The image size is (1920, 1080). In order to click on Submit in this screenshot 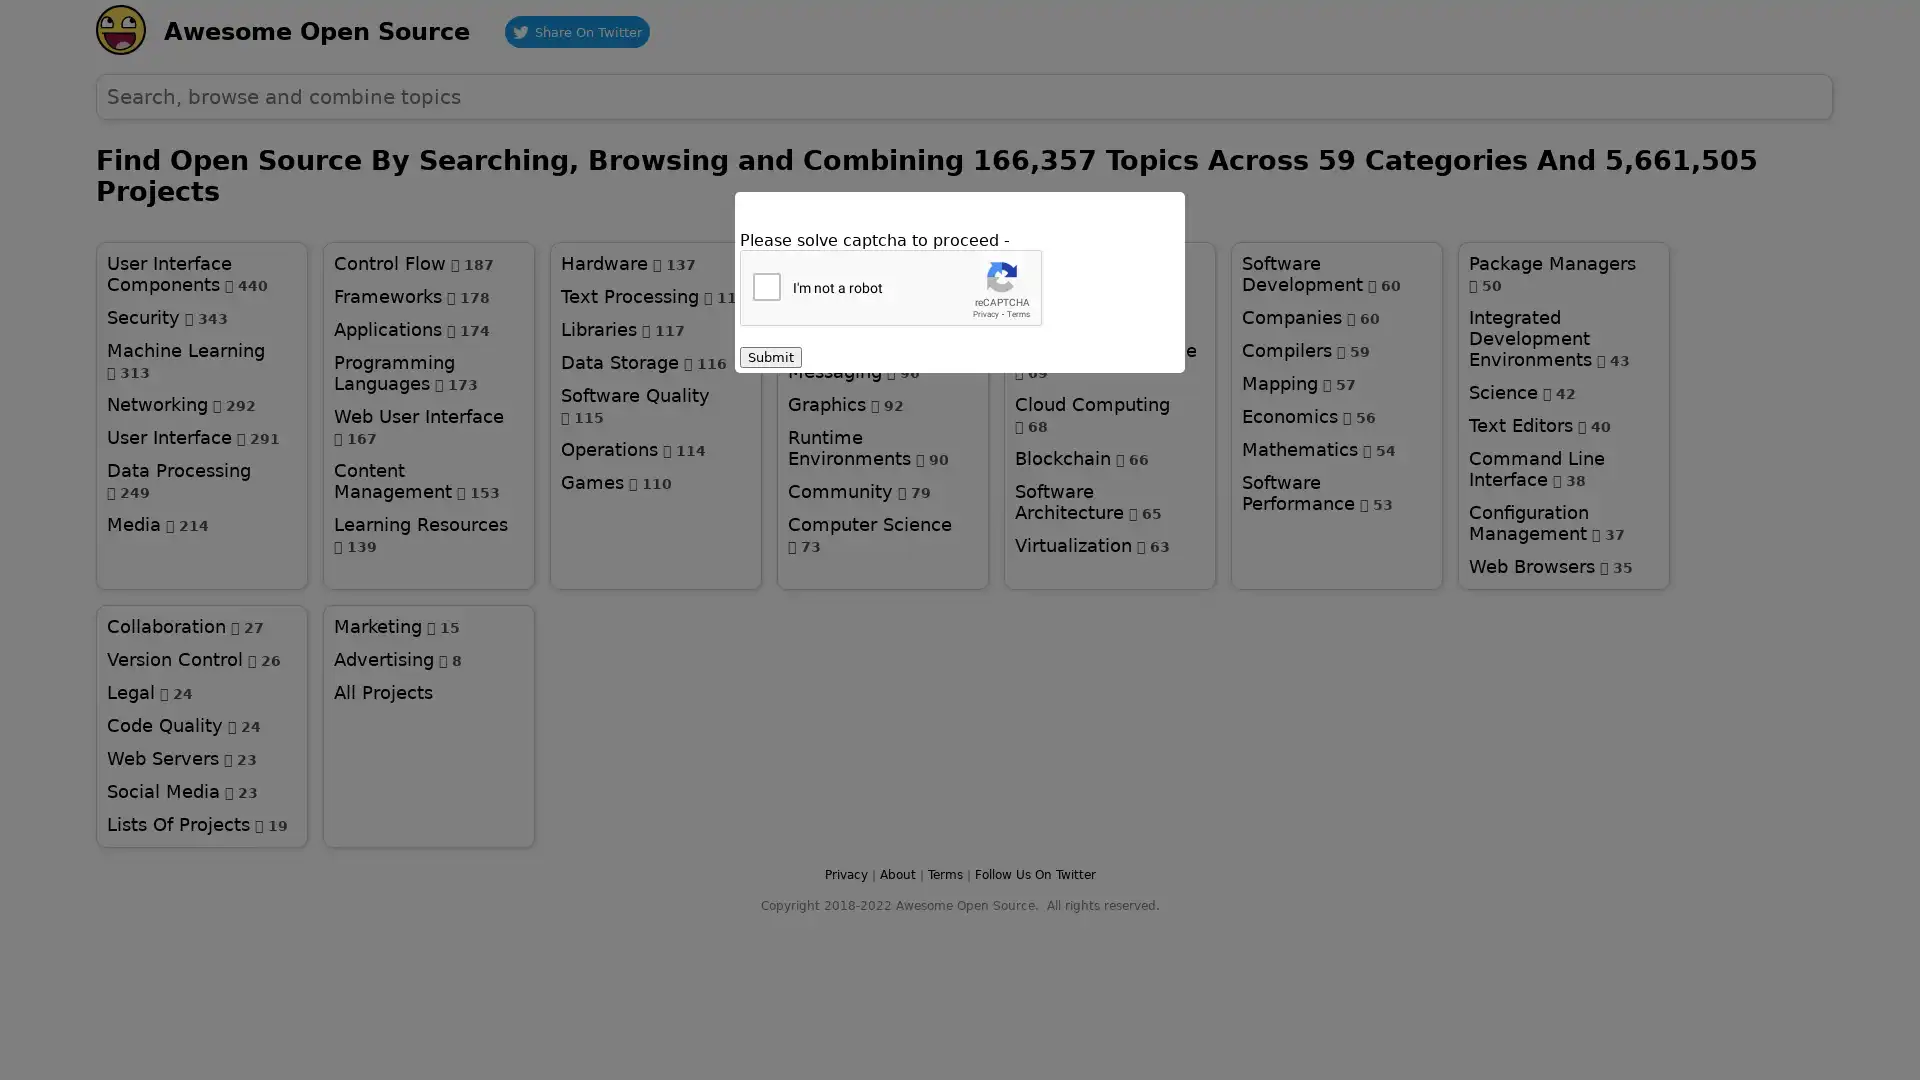, I will do `click(770, 356)`.